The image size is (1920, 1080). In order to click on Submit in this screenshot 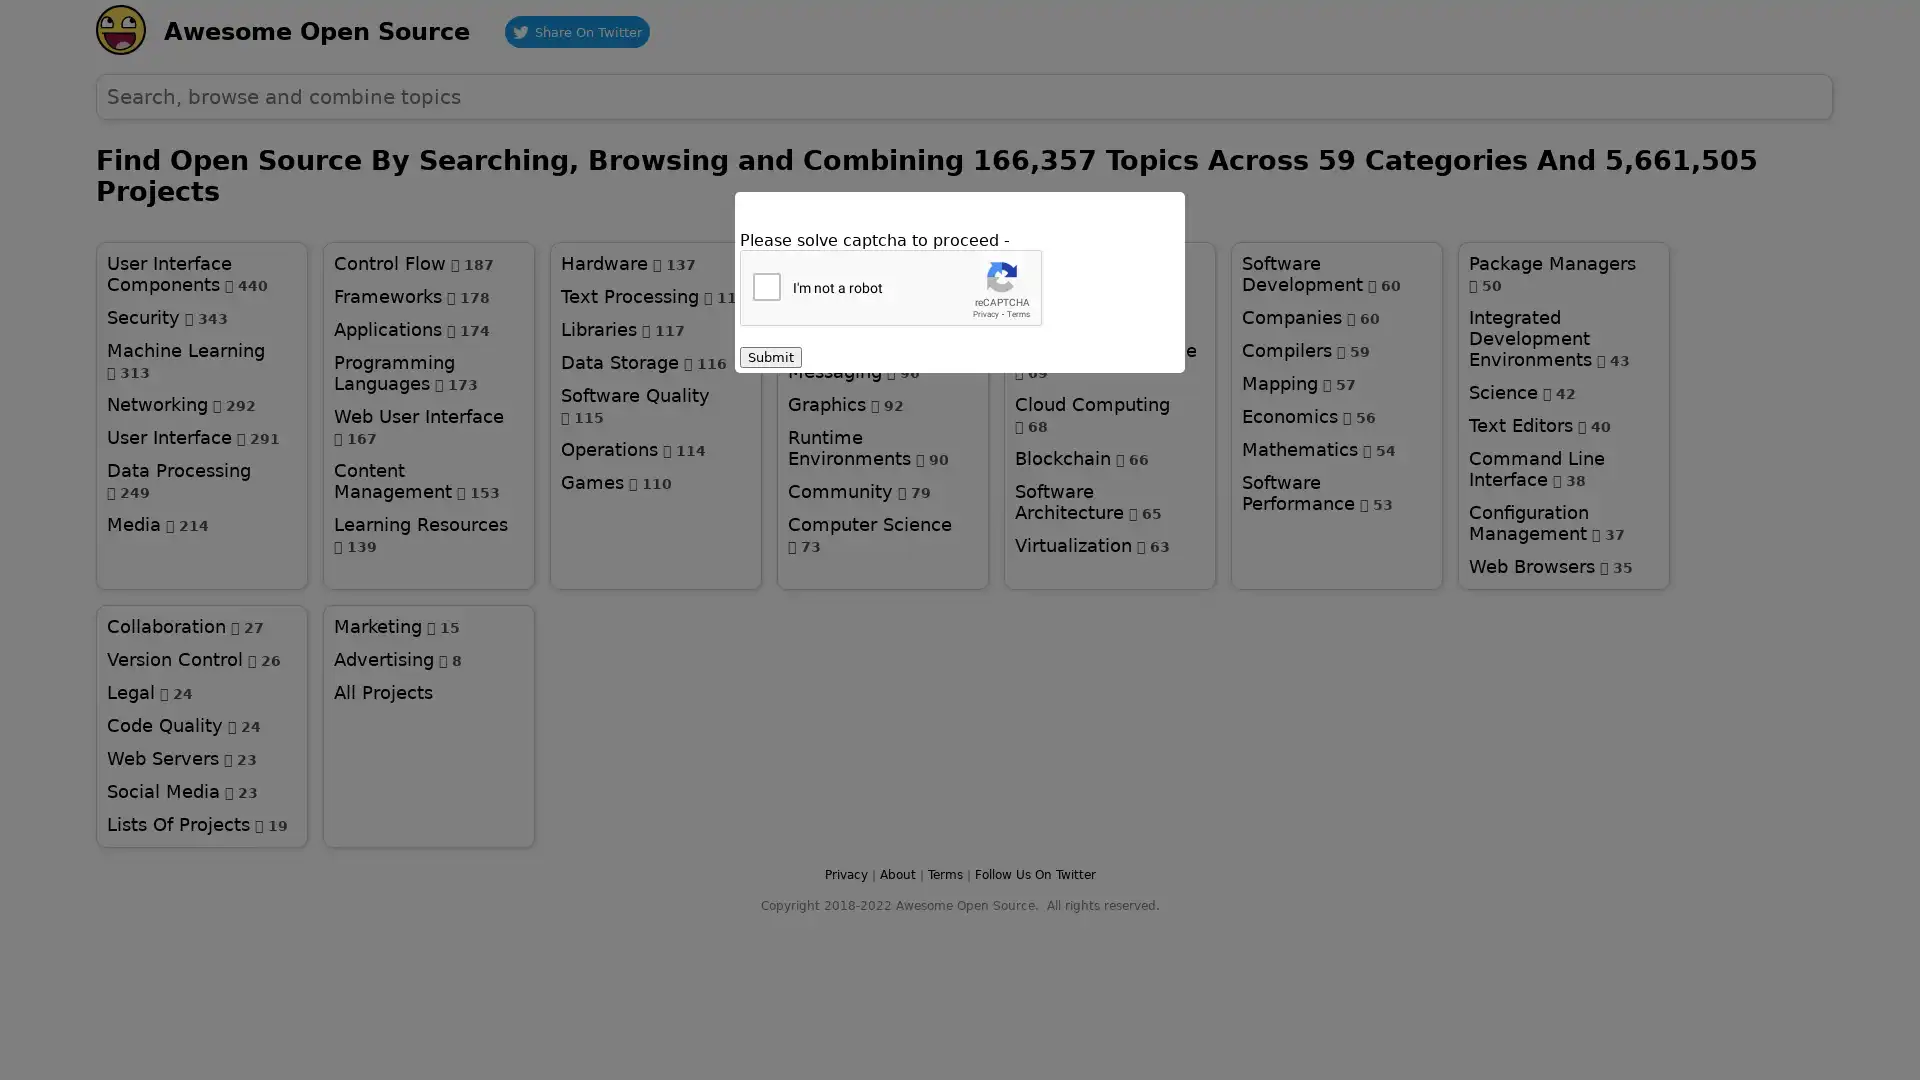, I will do `click(770, 356)`.